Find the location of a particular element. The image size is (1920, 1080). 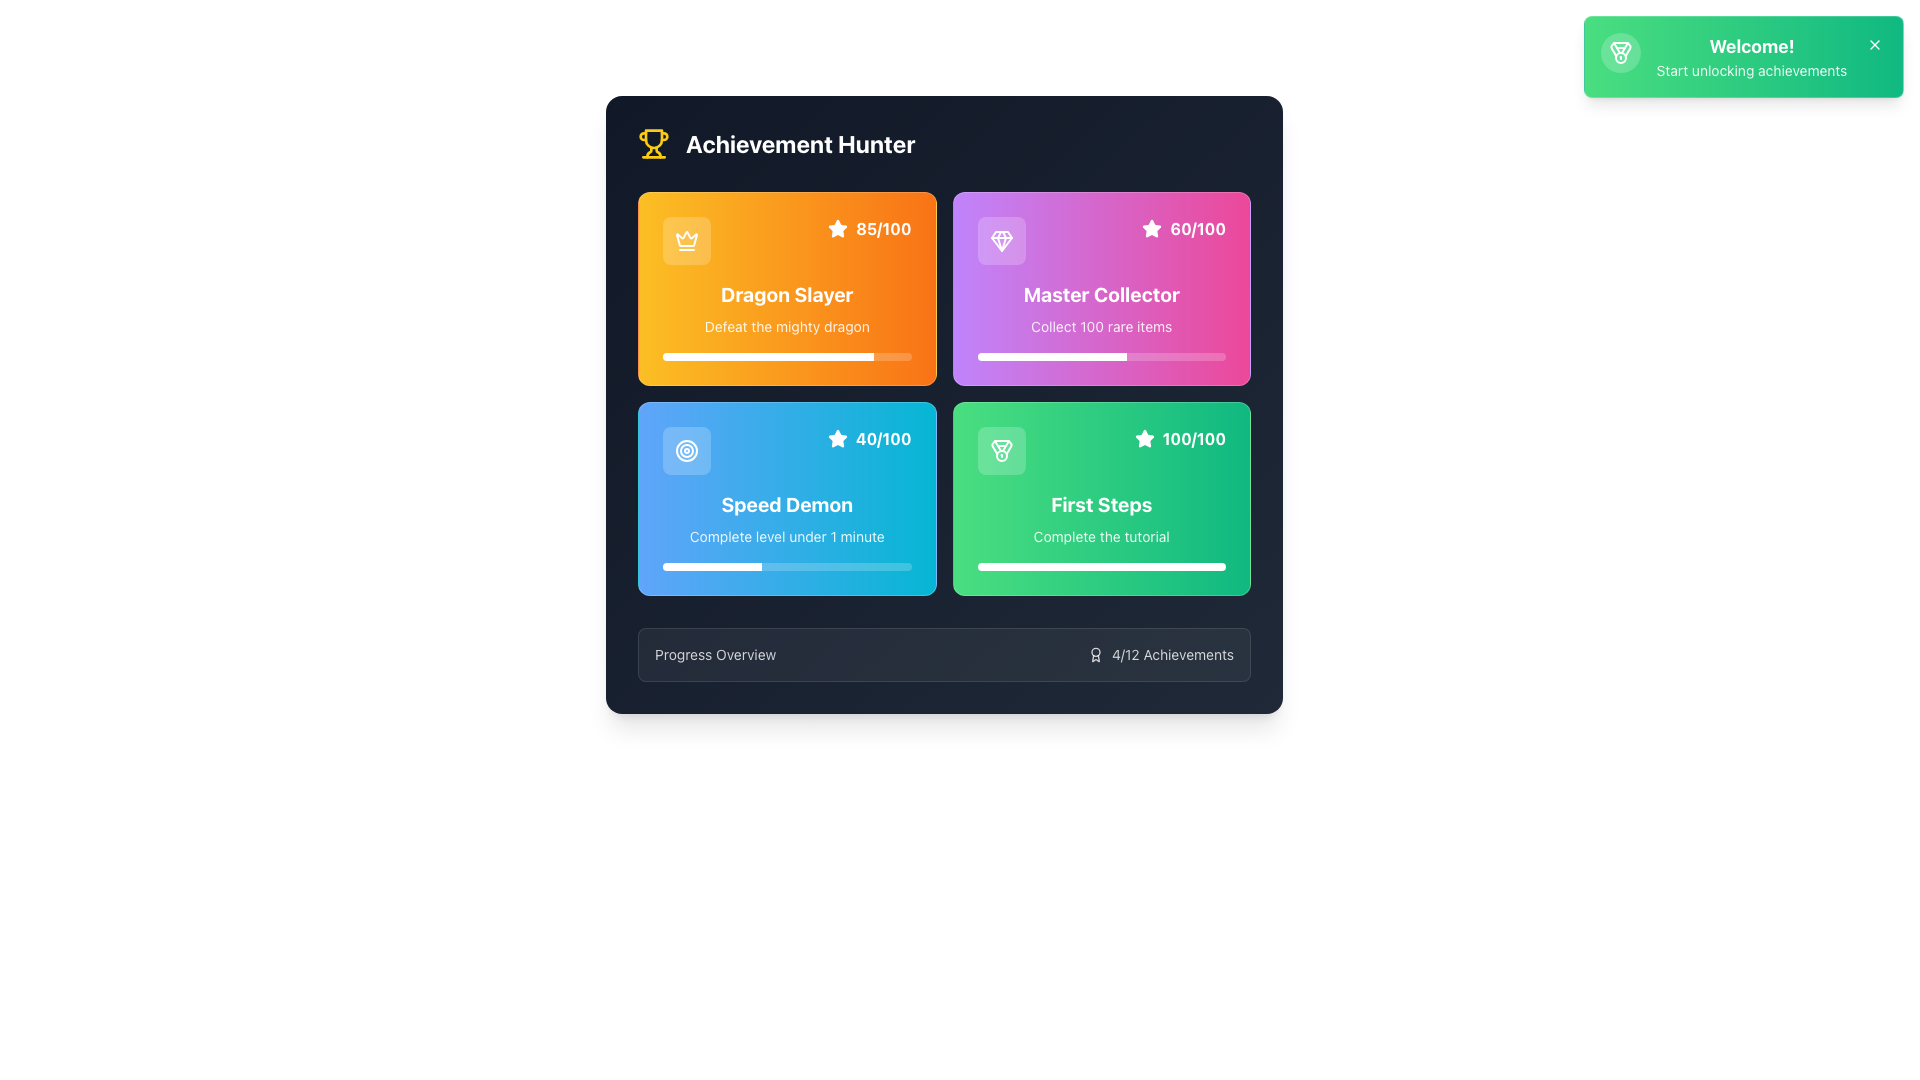

and interpret the 'Master Collector' achievement title text label located in the second card on the top row of the main achievement grid, which has a purple-to-pink gradient background is located at coordinates (1100, 294).